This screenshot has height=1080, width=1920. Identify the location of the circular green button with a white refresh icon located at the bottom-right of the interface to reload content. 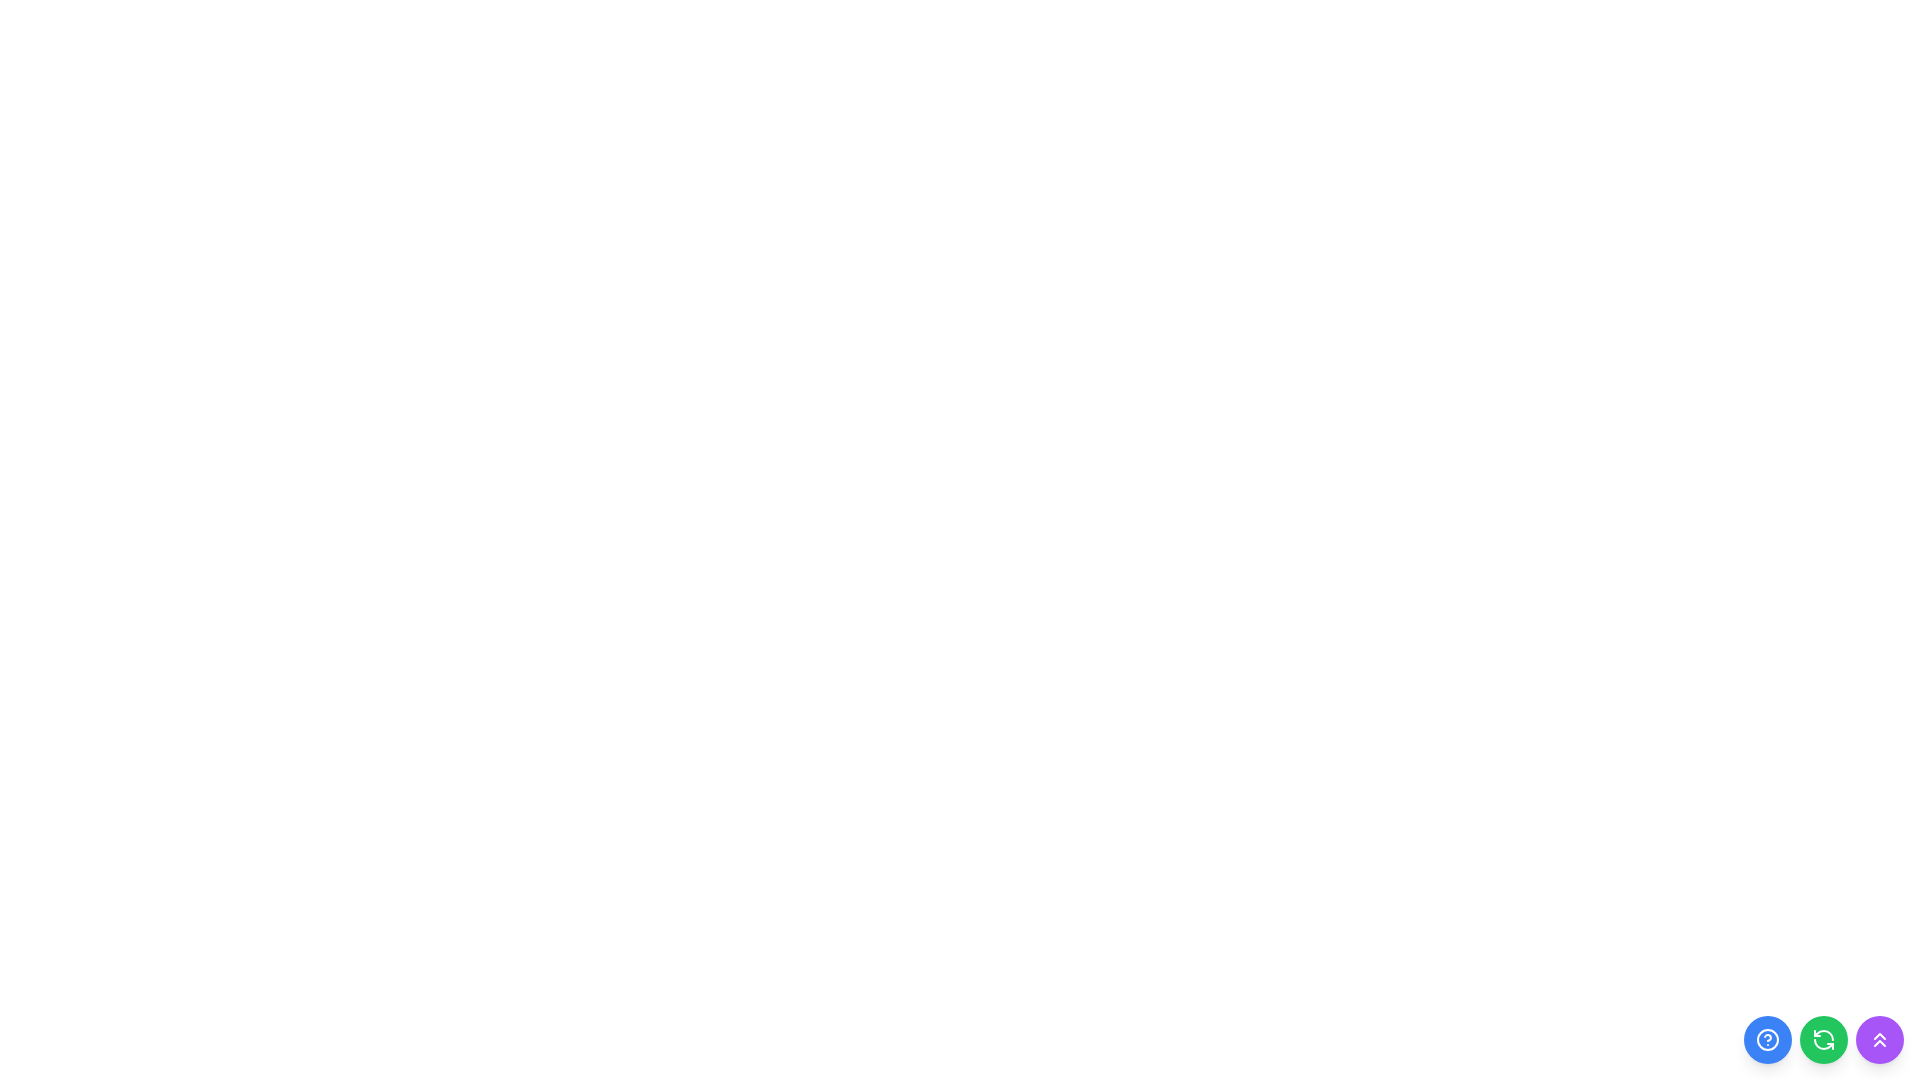
(1824, 1039).